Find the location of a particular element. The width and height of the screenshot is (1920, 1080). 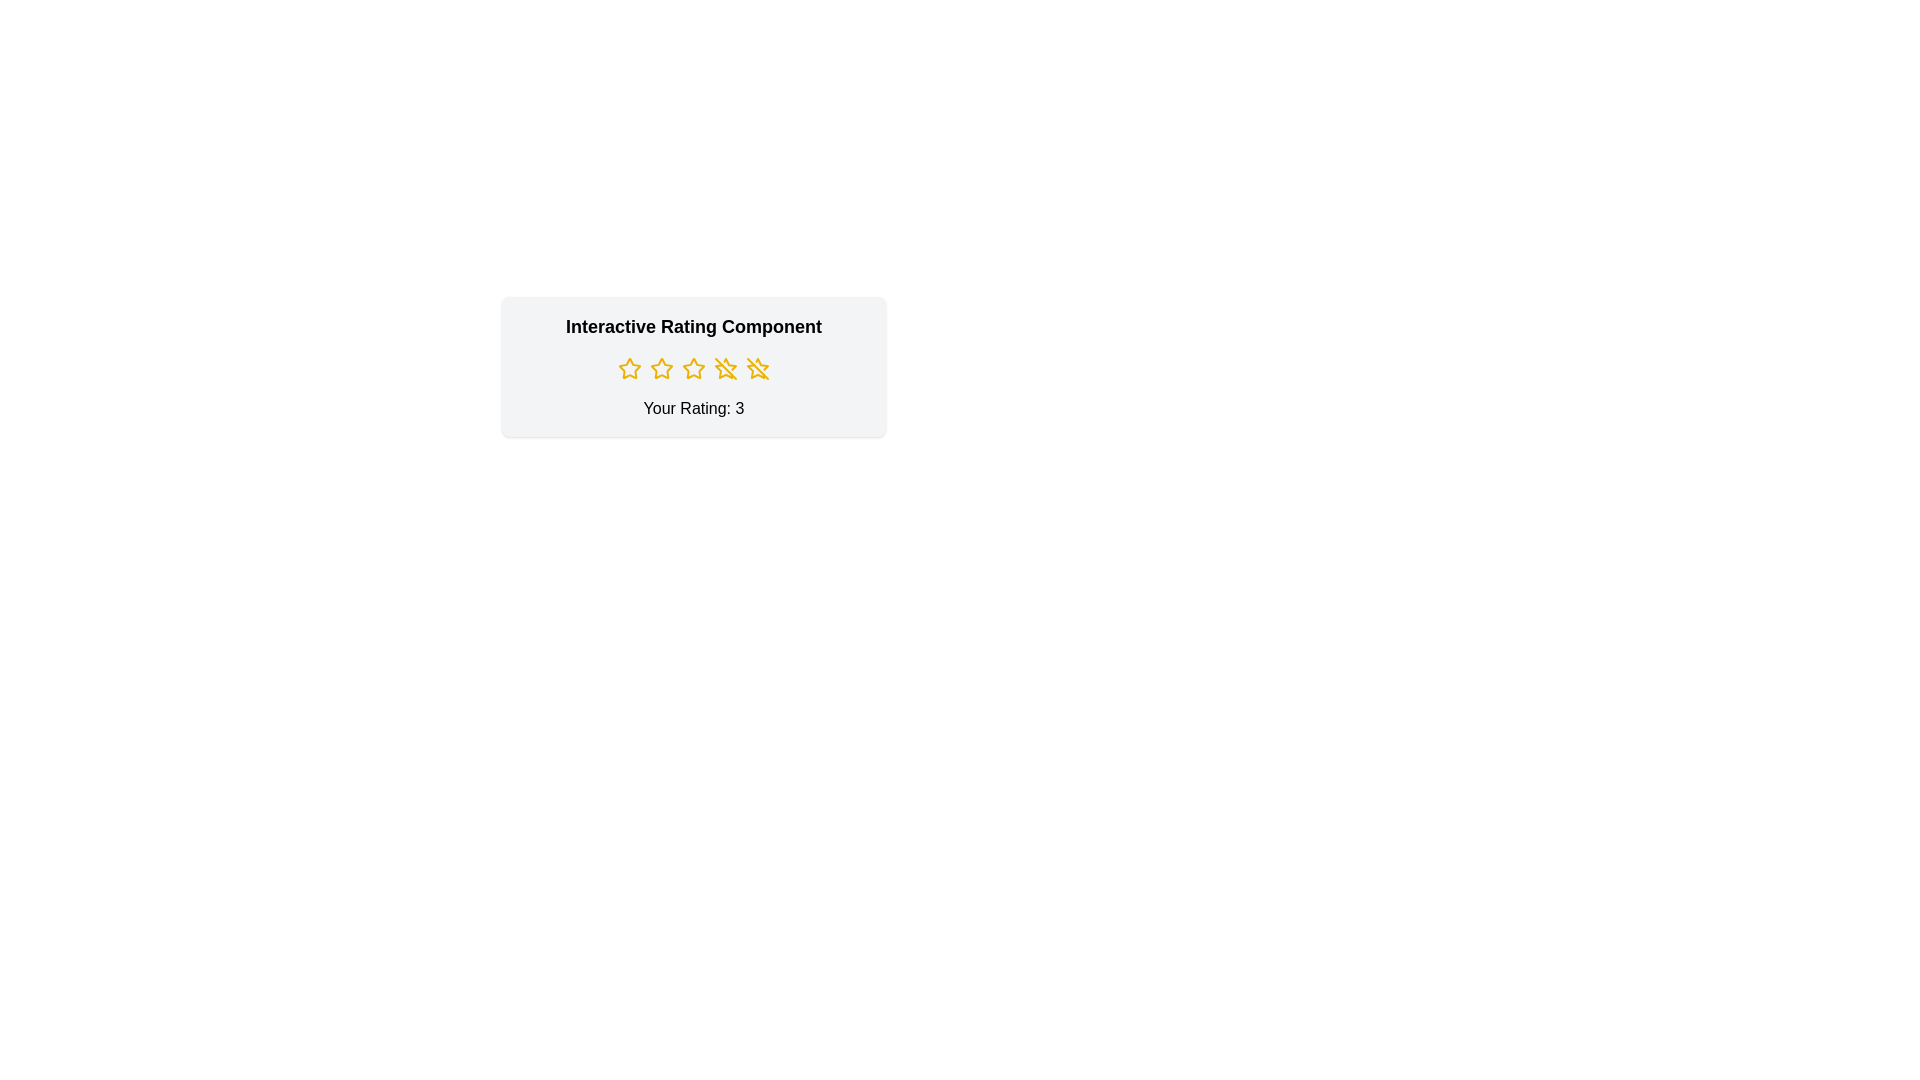

the star corresponding to the desired rating 4 is located at coordinates (724, 369).